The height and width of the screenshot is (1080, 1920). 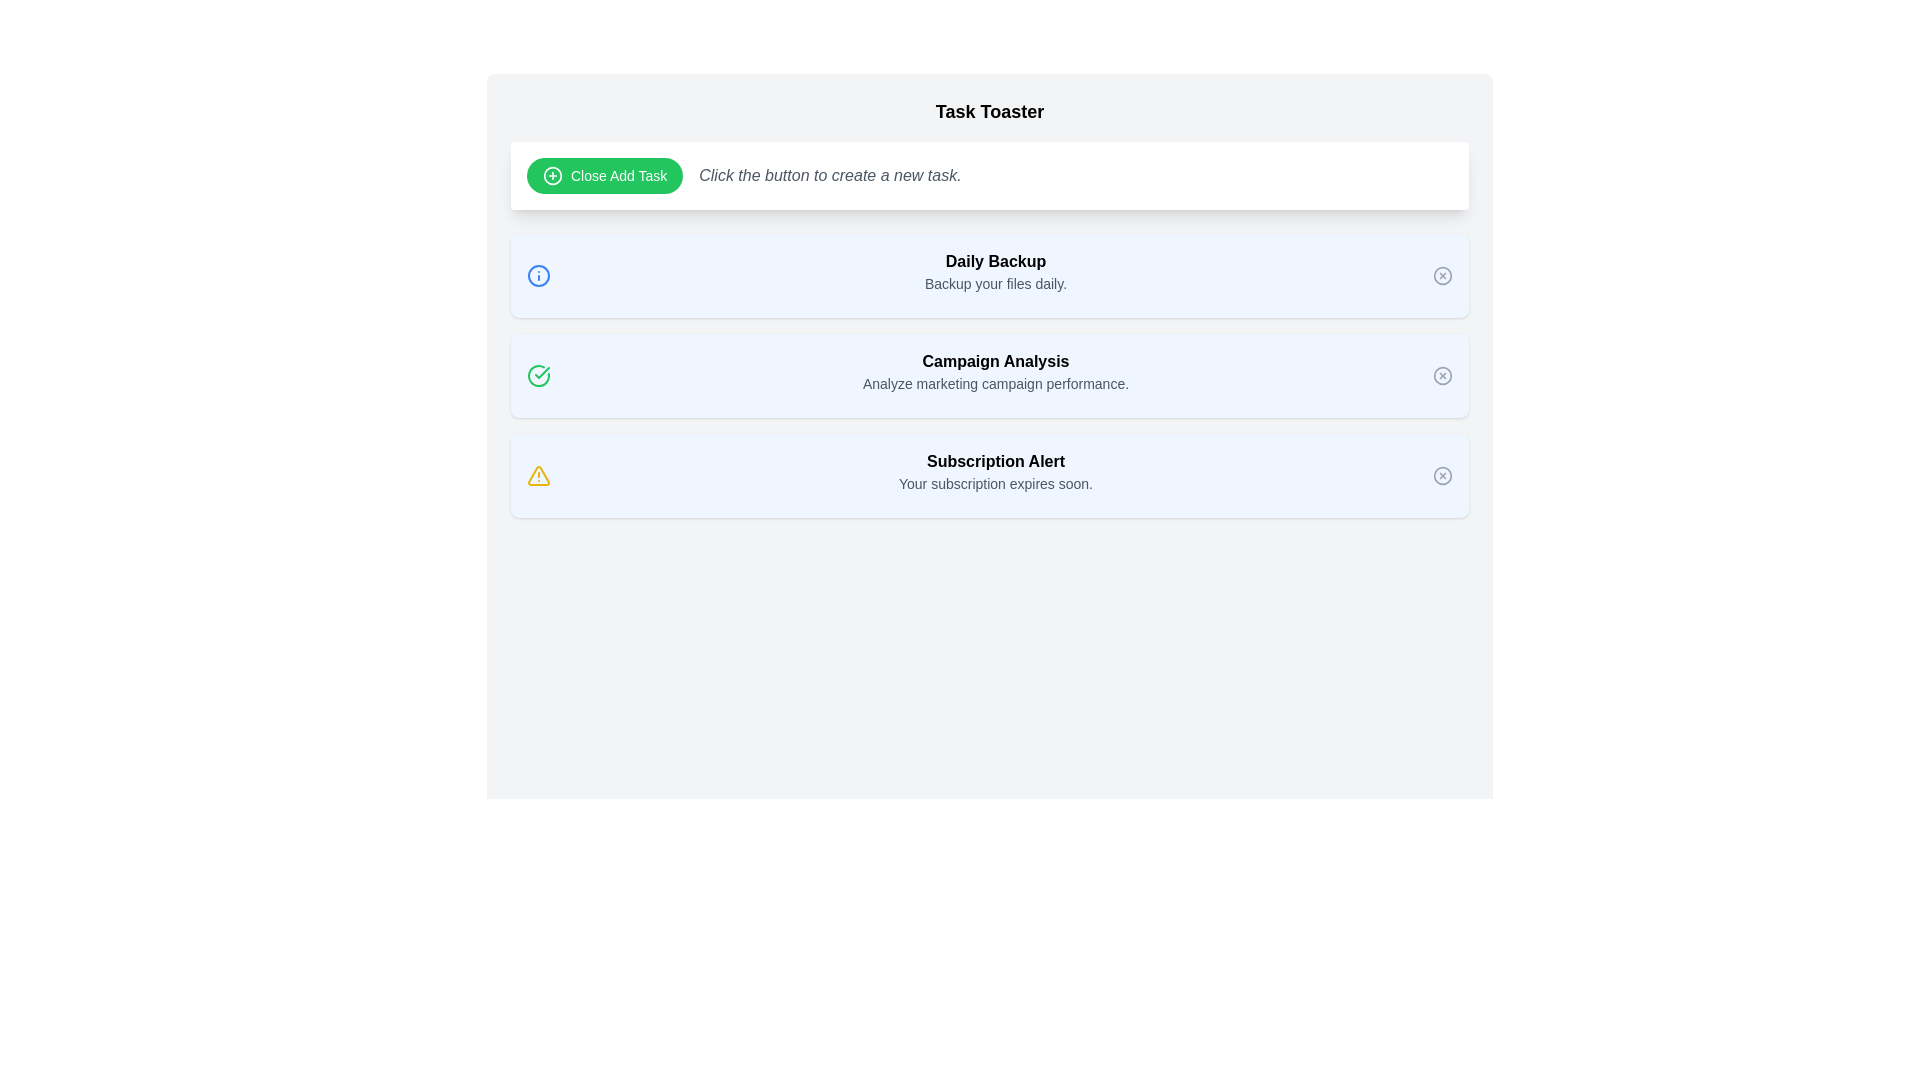 I want to click on the circular SVG icon representing a delete or close button located, so click(x=1443, y=276).